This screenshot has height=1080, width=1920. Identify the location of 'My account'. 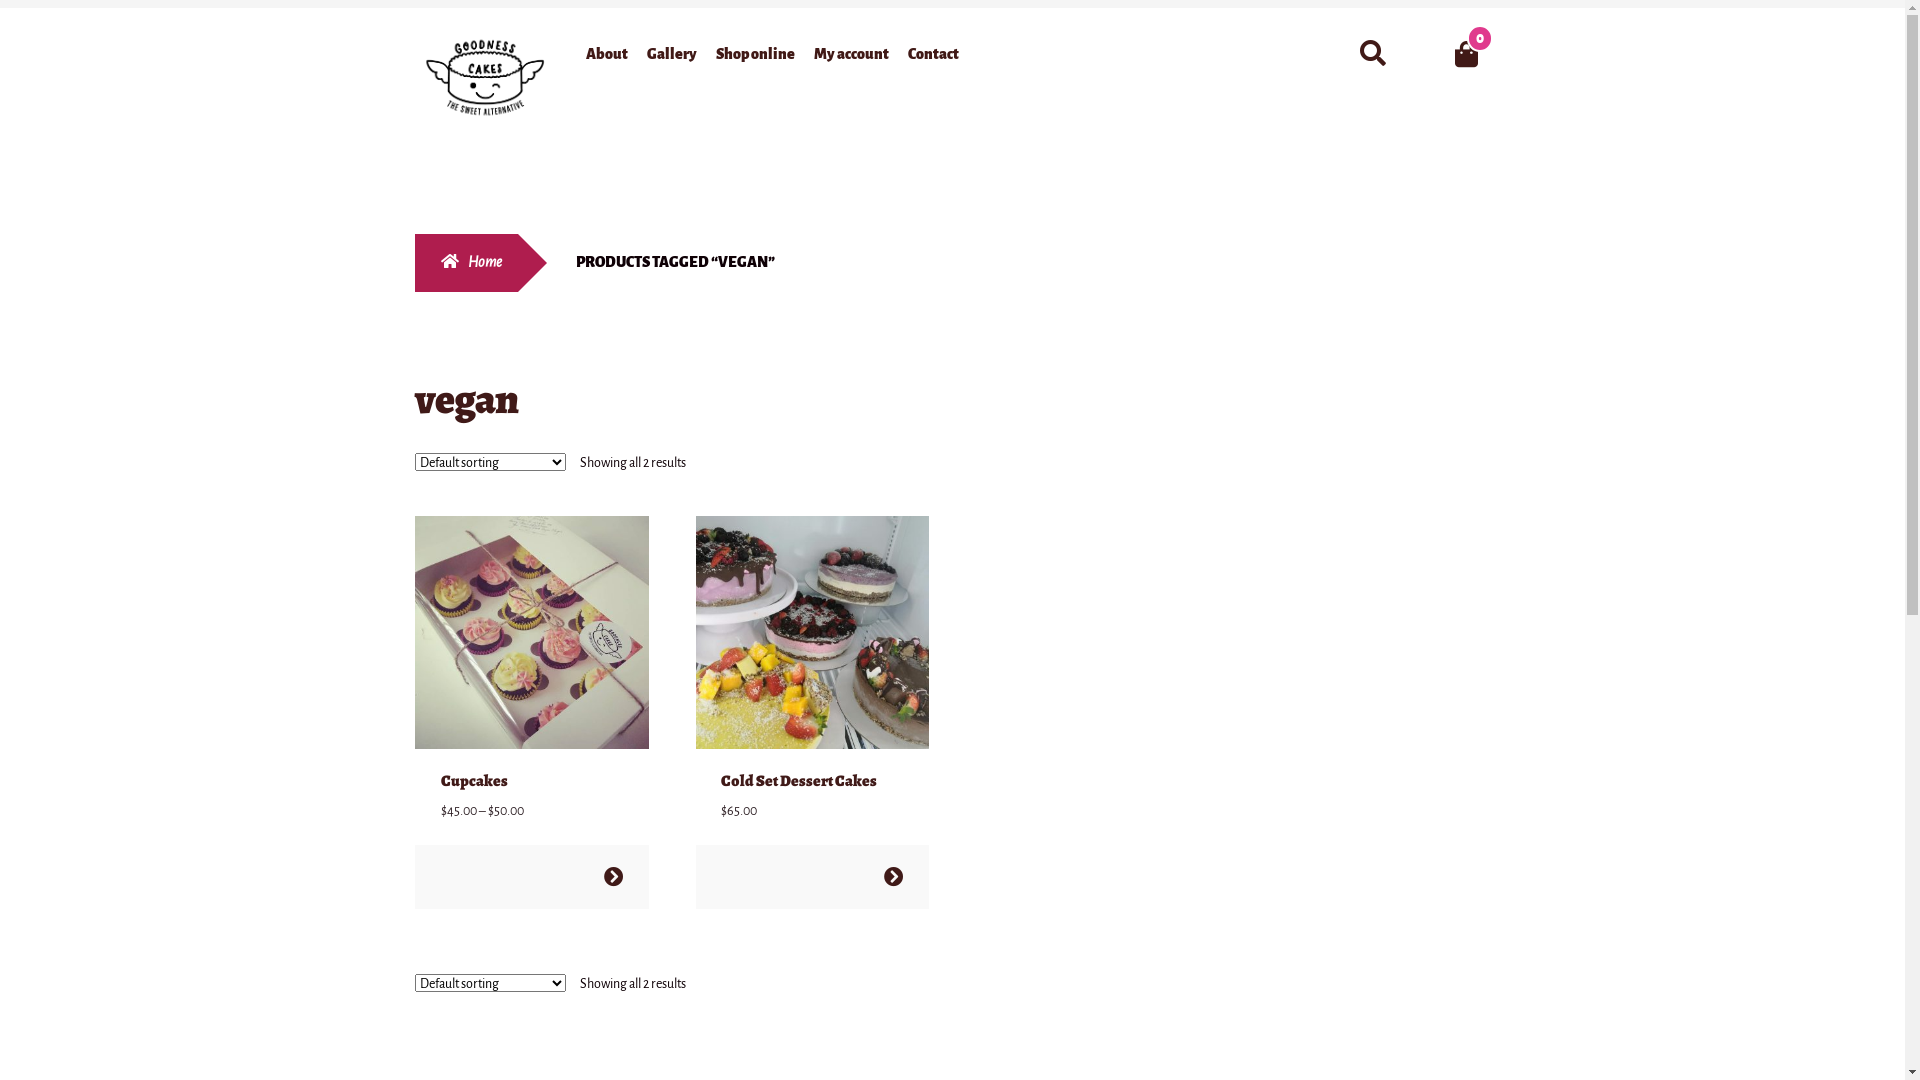
(851, 56).